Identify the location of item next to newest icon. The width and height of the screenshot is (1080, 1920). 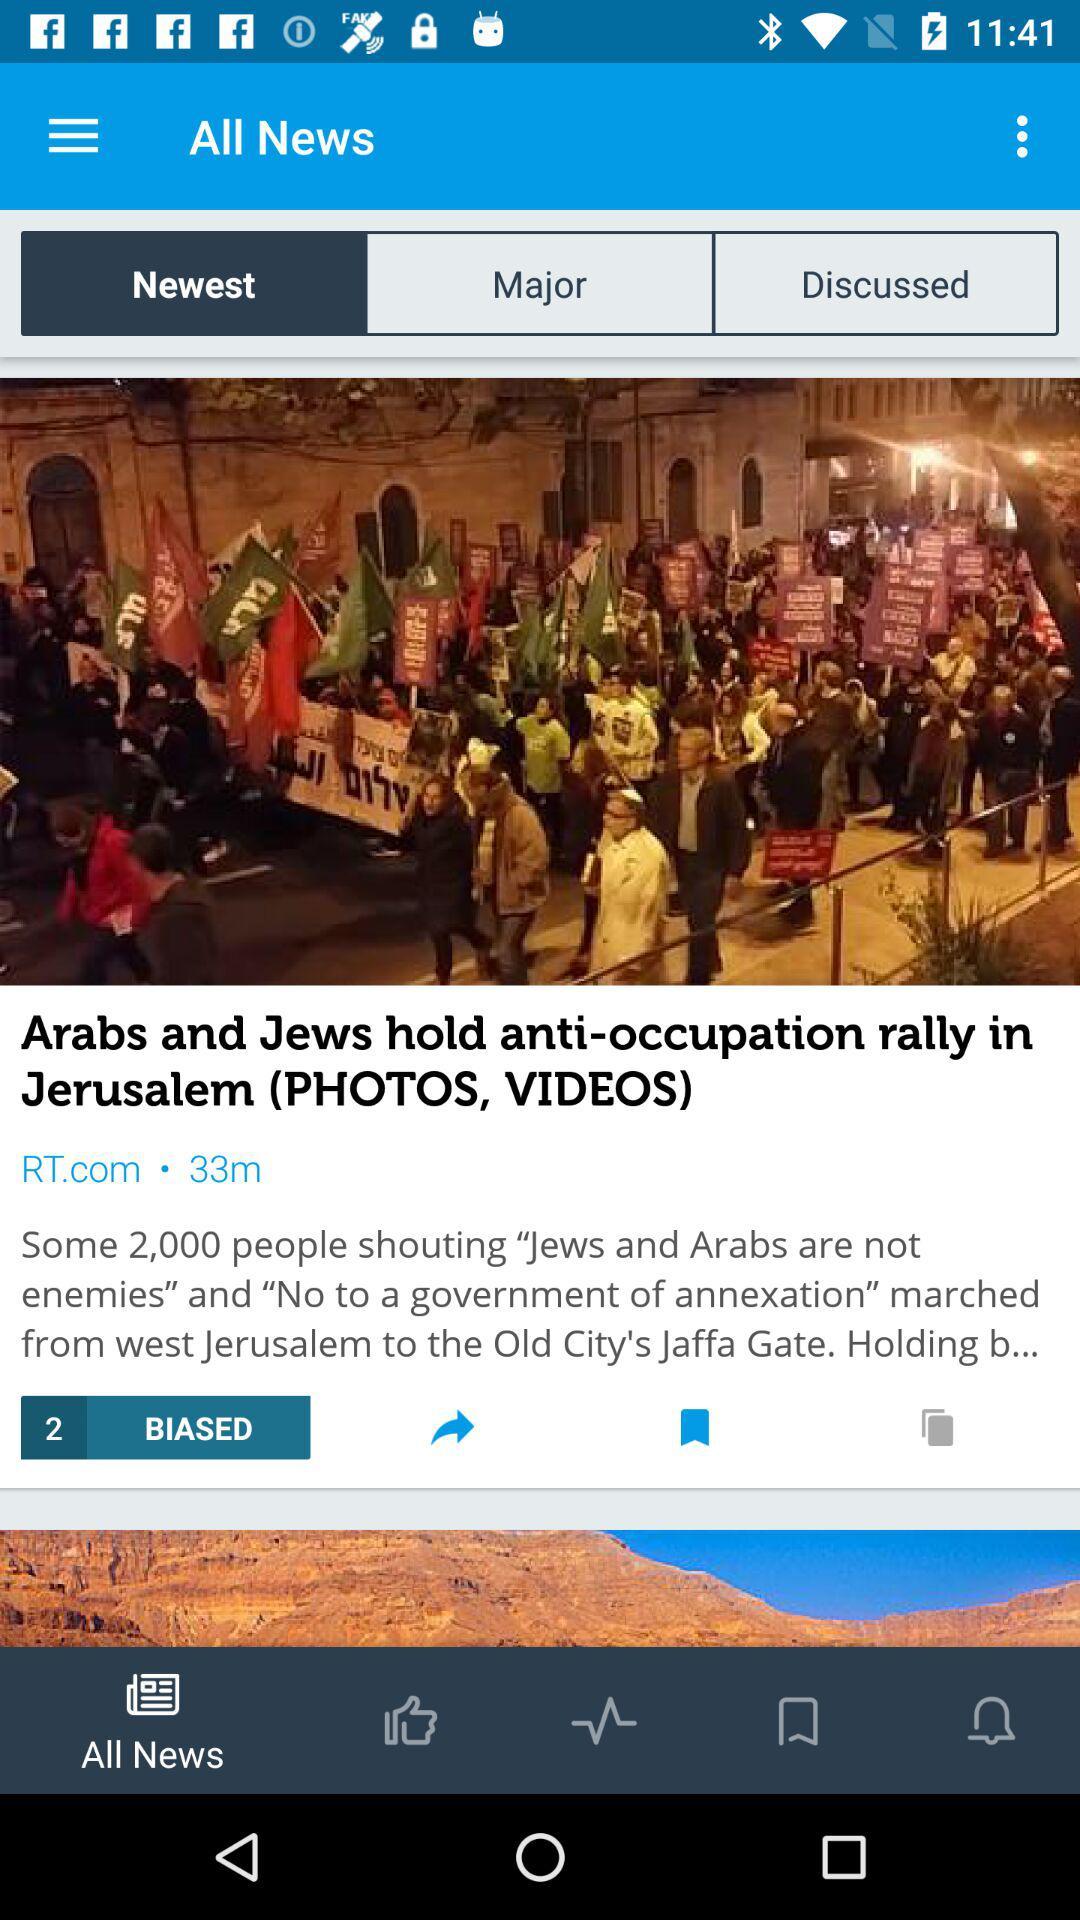
(538, 282).